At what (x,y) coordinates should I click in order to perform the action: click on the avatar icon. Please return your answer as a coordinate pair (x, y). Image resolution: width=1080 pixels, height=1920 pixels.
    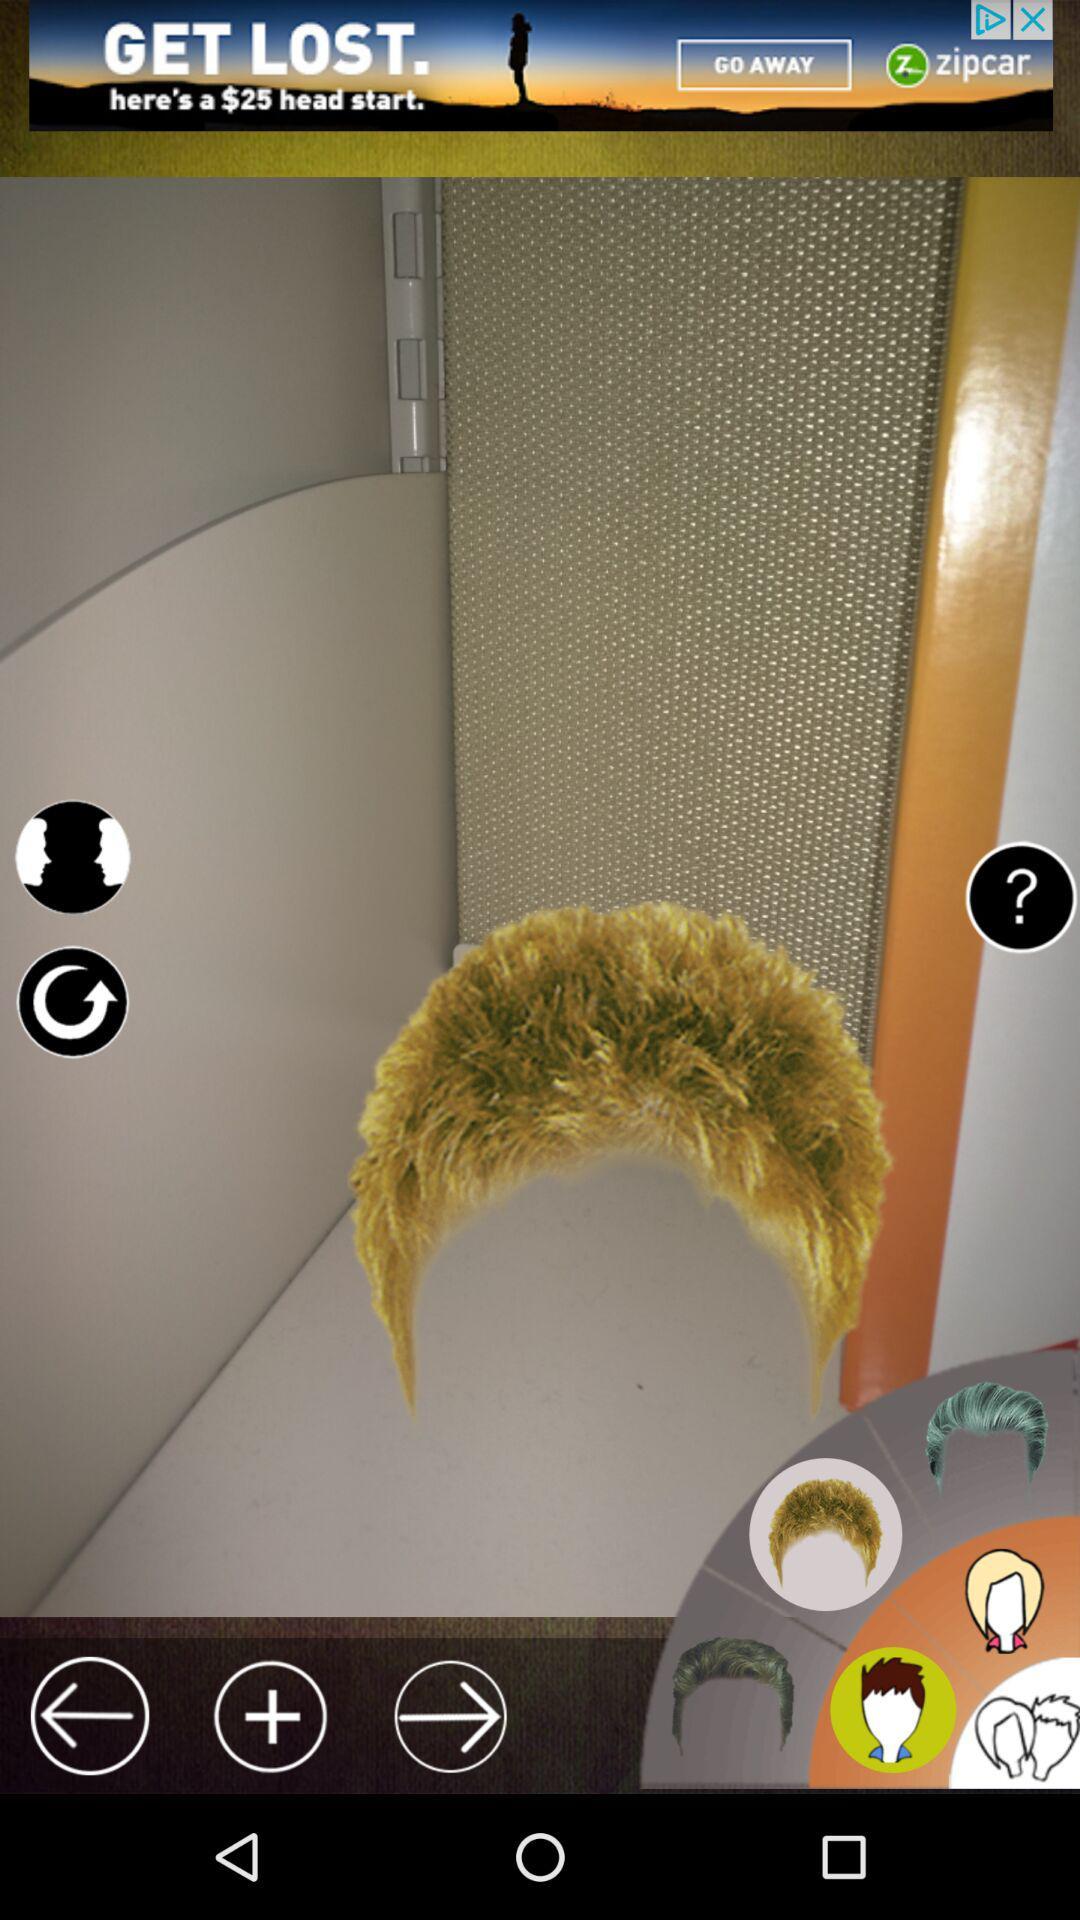
    Looking at the image, I should click on (71, 916).